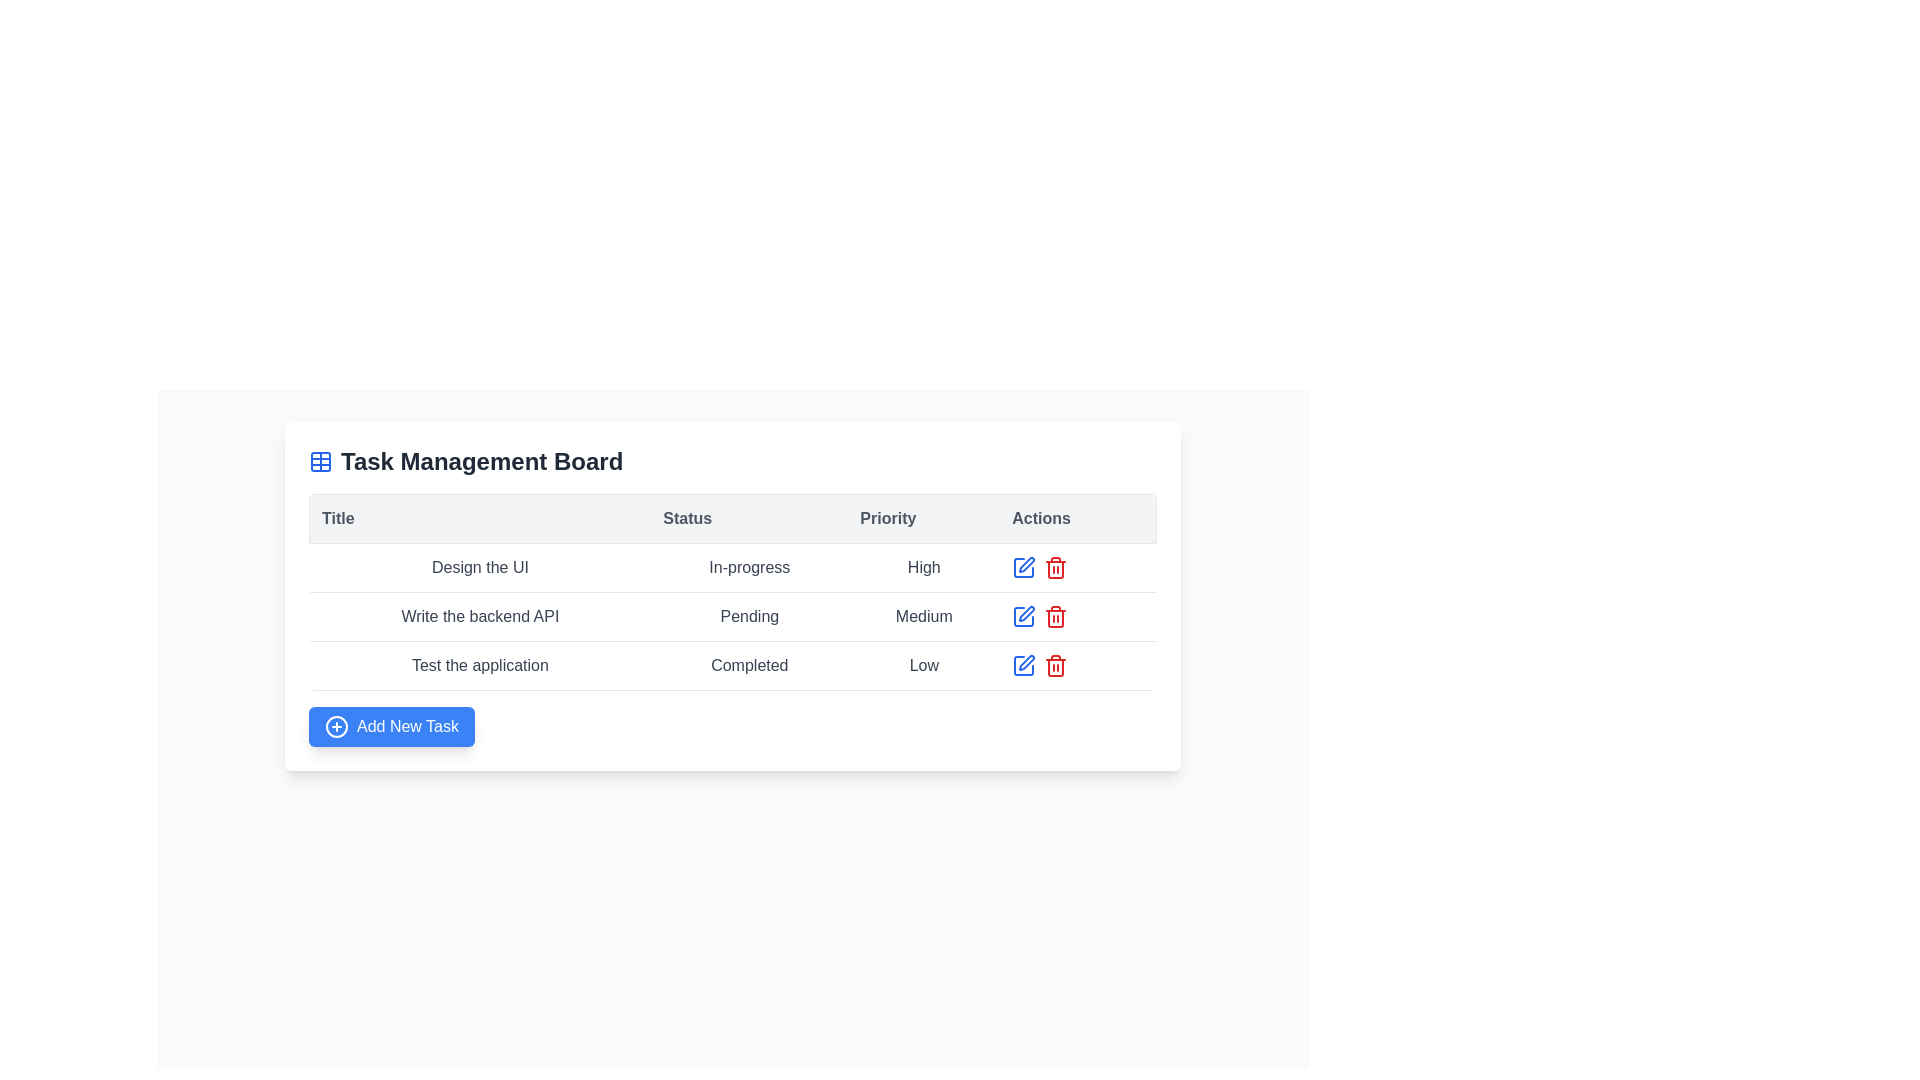 This screenshot has width=1920, height=1080. Describe the element at coordinates (1055, 616) in the screenshot. I see `the red trash can icon in the 'Actions' column` at that location.